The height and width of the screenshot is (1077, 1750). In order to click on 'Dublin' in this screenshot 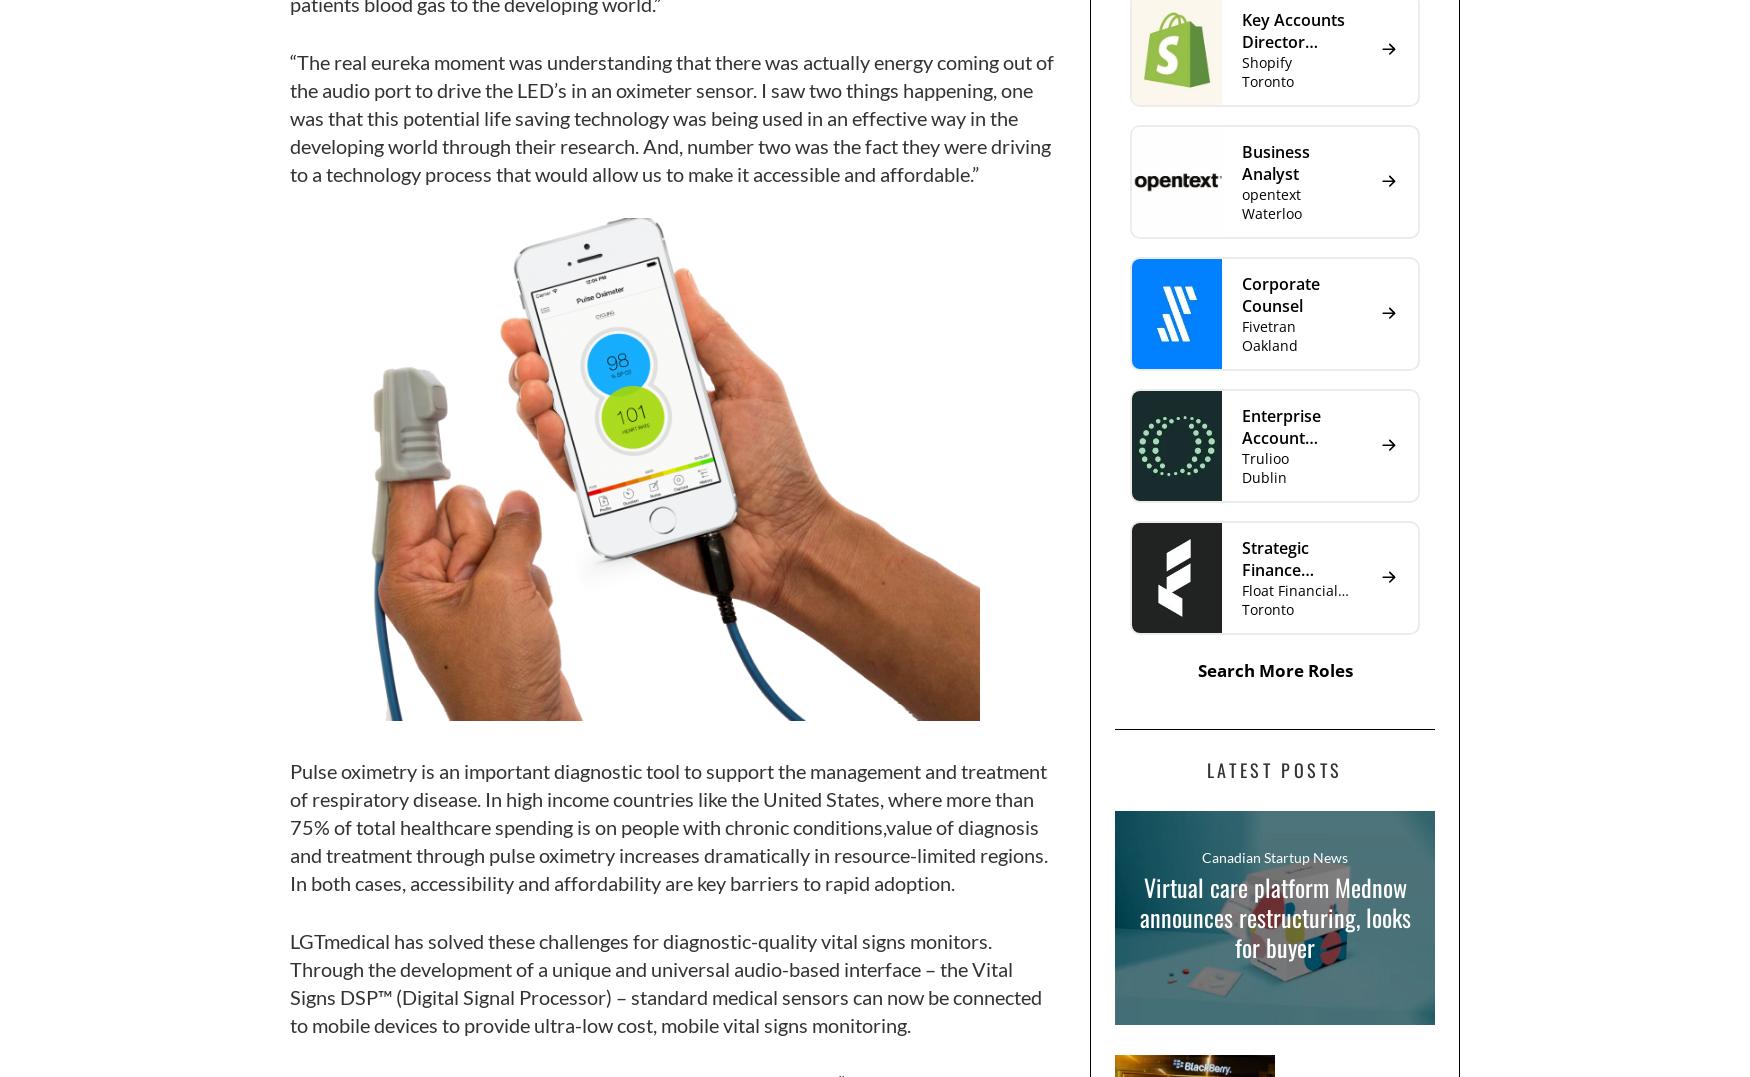, I will do `click(1263, 476)`.